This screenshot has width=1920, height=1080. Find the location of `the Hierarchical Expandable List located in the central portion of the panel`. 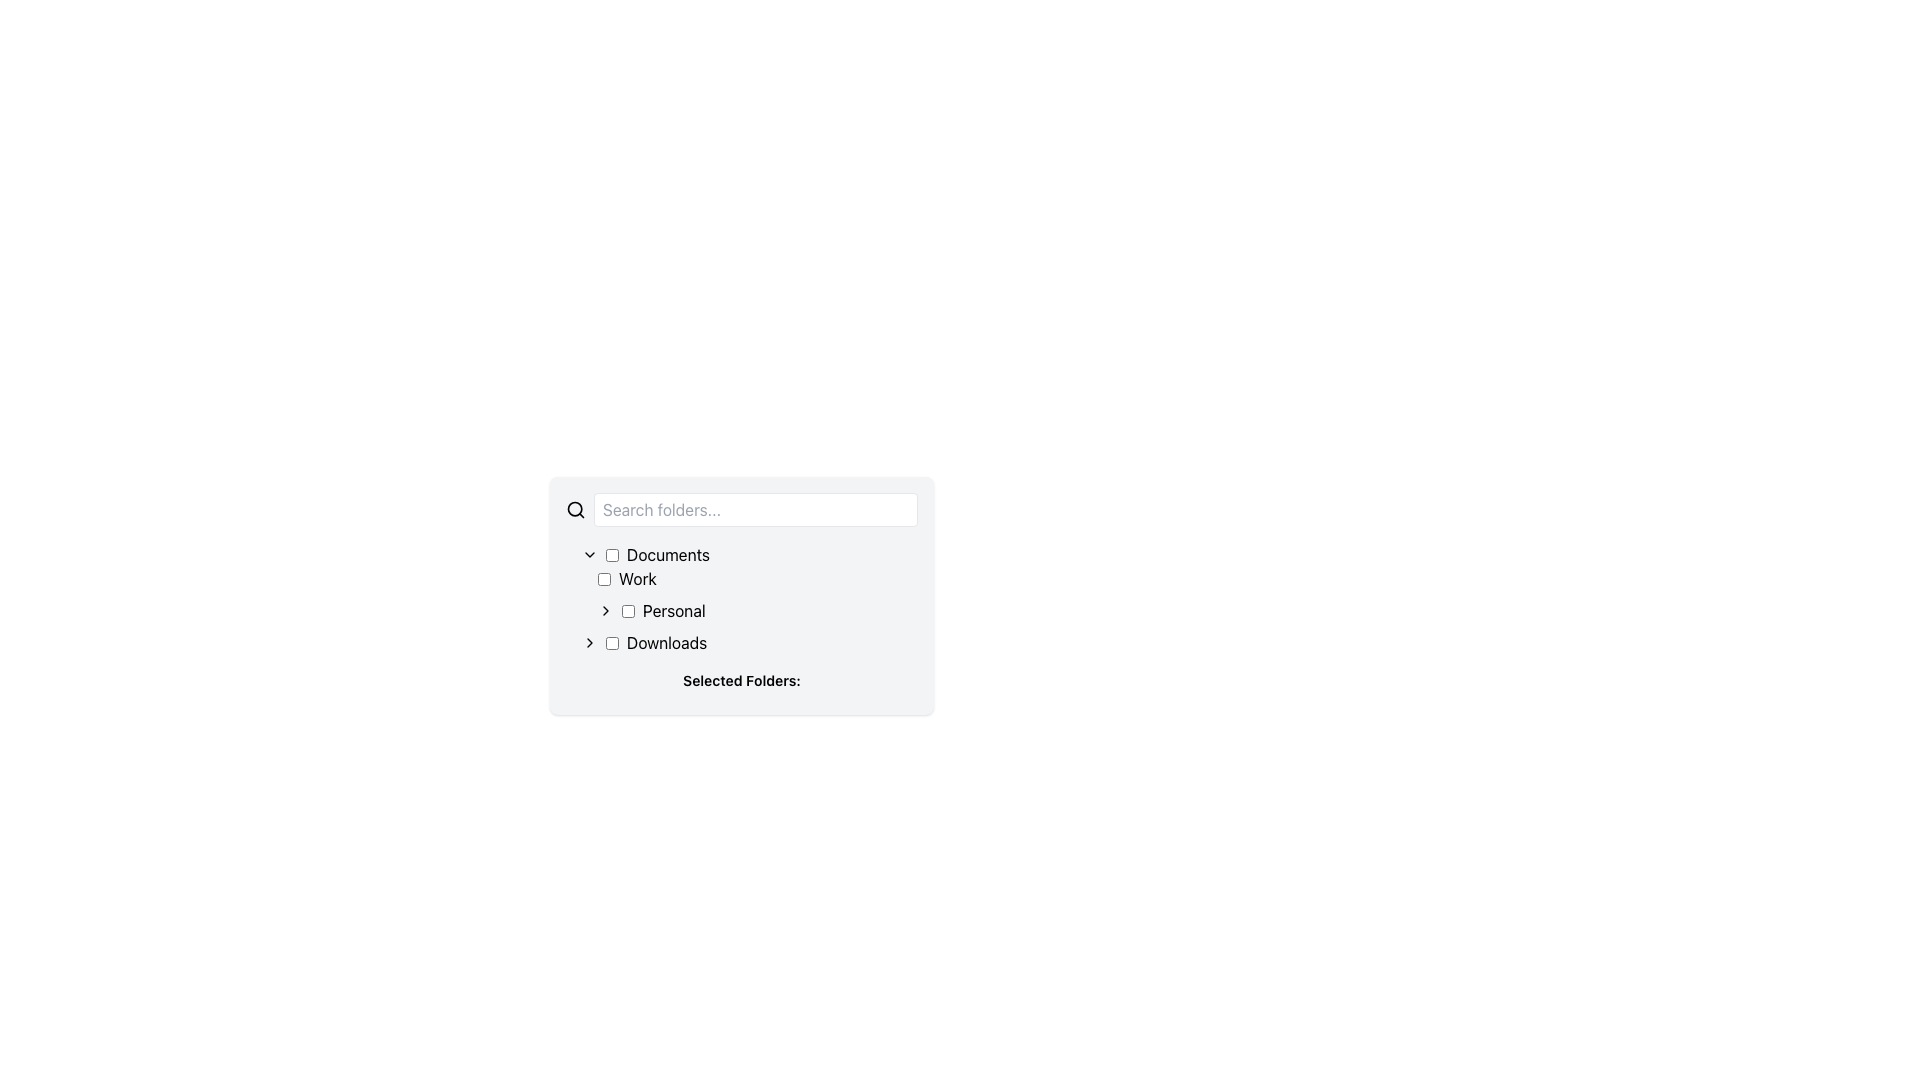

the Hierarchical Expandable List located in the central portion of the panel is located at coordinates (741, 597).